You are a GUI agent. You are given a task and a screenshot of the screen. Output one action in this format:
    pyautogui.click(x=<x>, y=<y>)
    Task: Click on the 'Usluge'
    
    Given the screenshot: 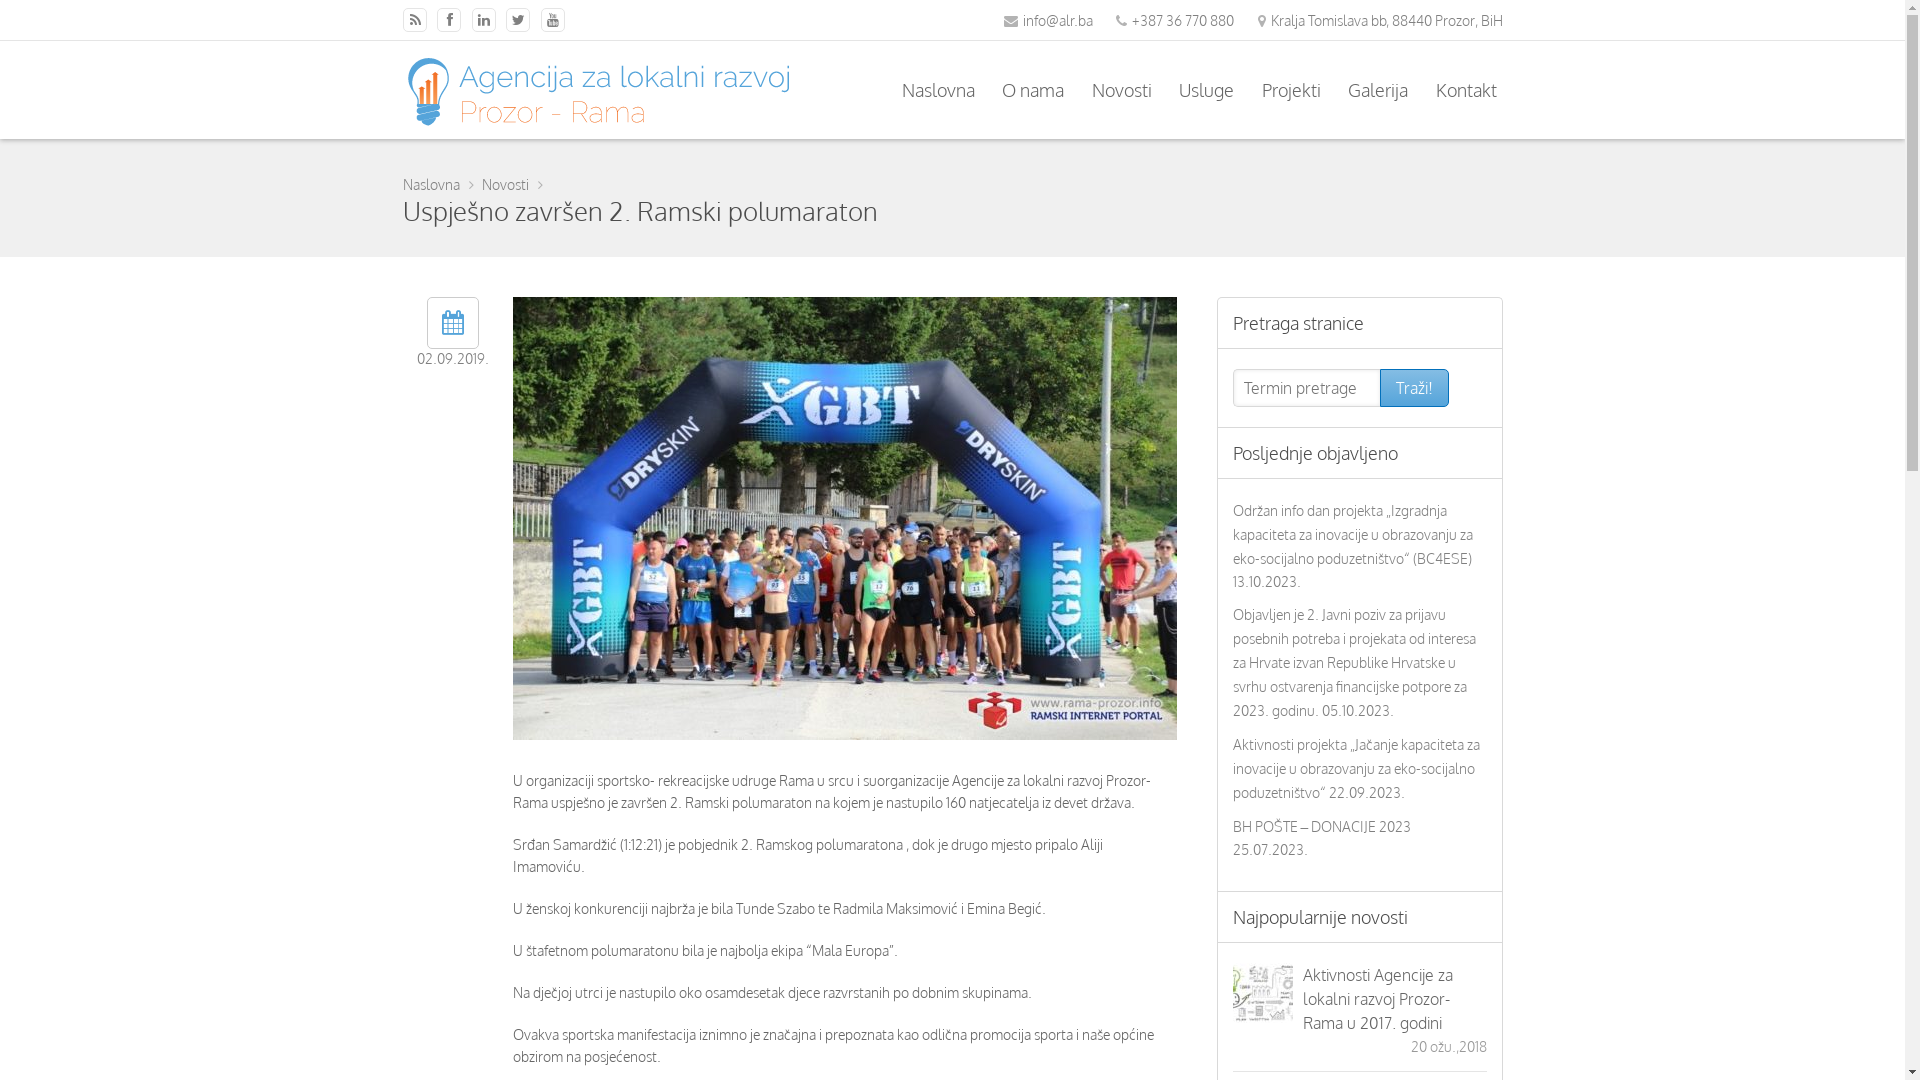 What is the action you would take?
    pyautogui.click(x=1205, y=88)
    